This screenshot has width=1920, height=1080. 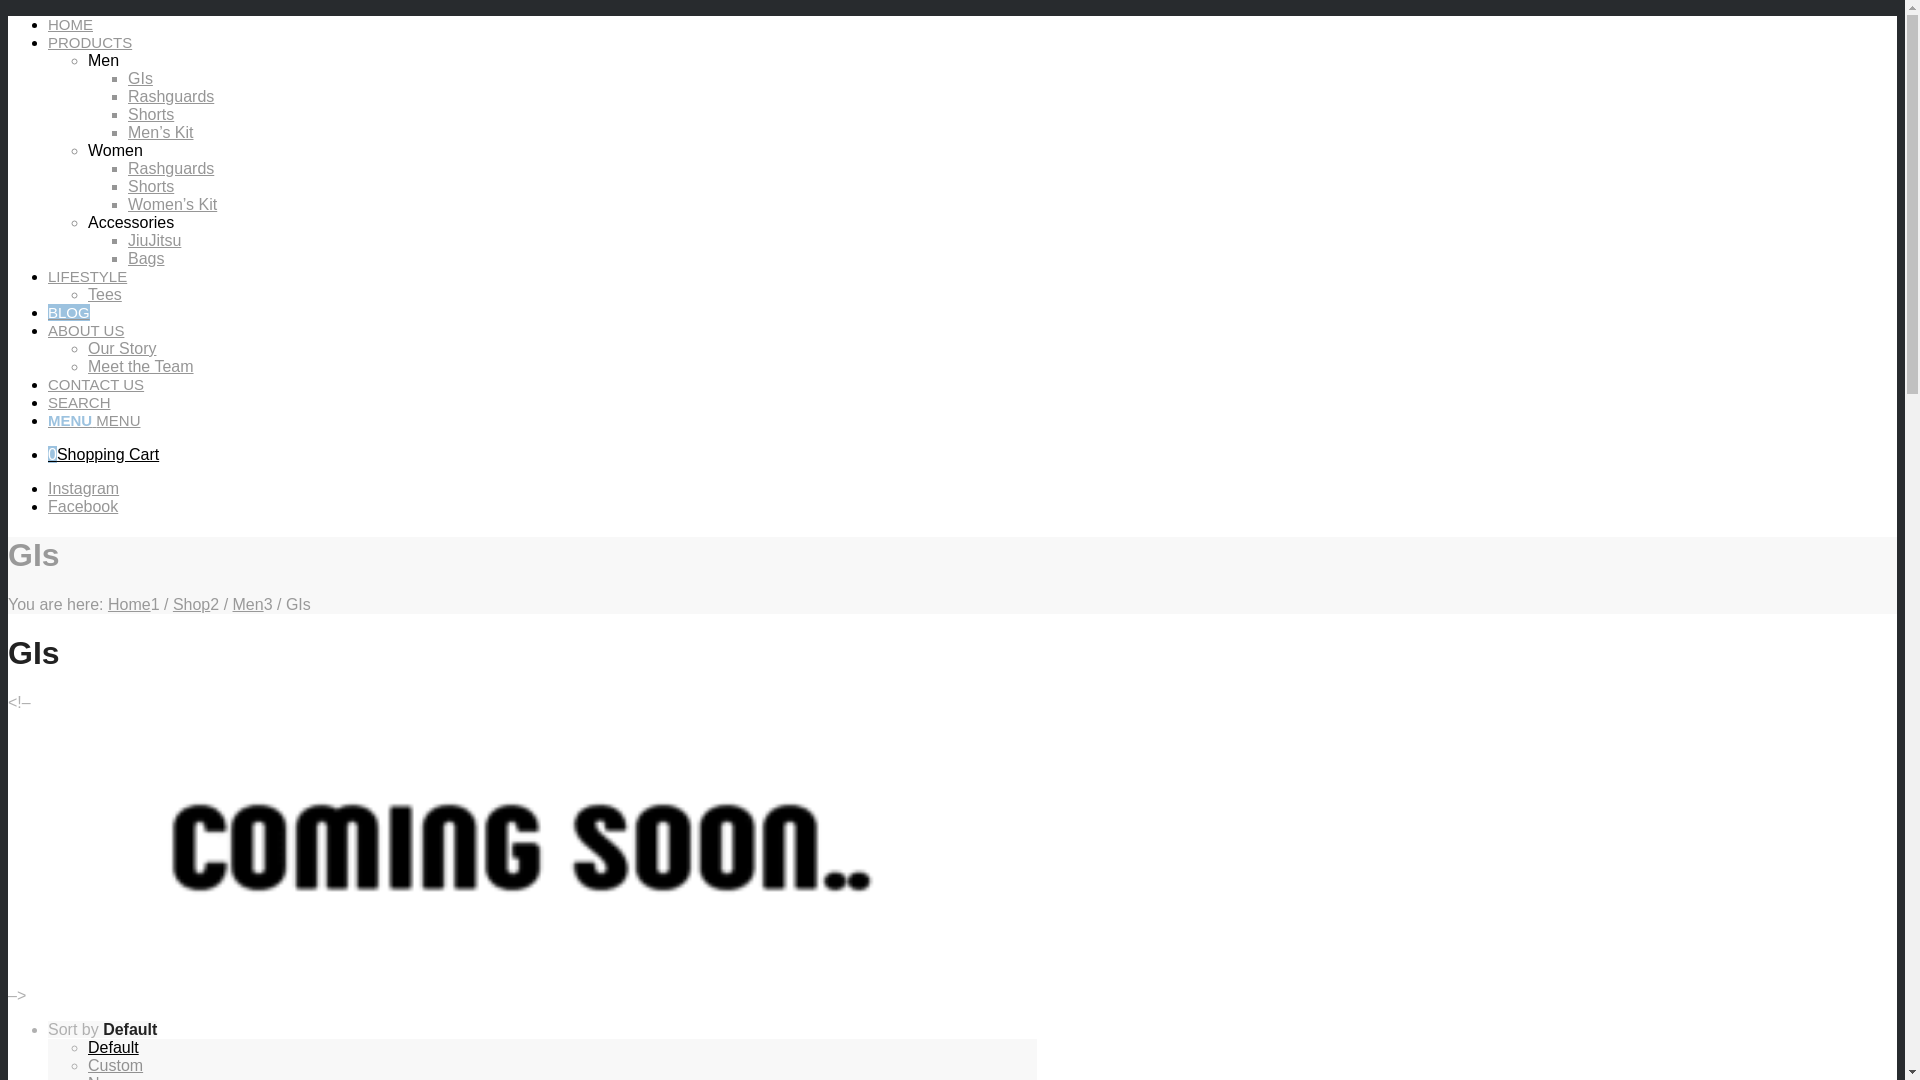 What do you see at coordinates (139, 366) in the screenshot?
I see `'Meet the Team'` at bounding box center [139, 366].